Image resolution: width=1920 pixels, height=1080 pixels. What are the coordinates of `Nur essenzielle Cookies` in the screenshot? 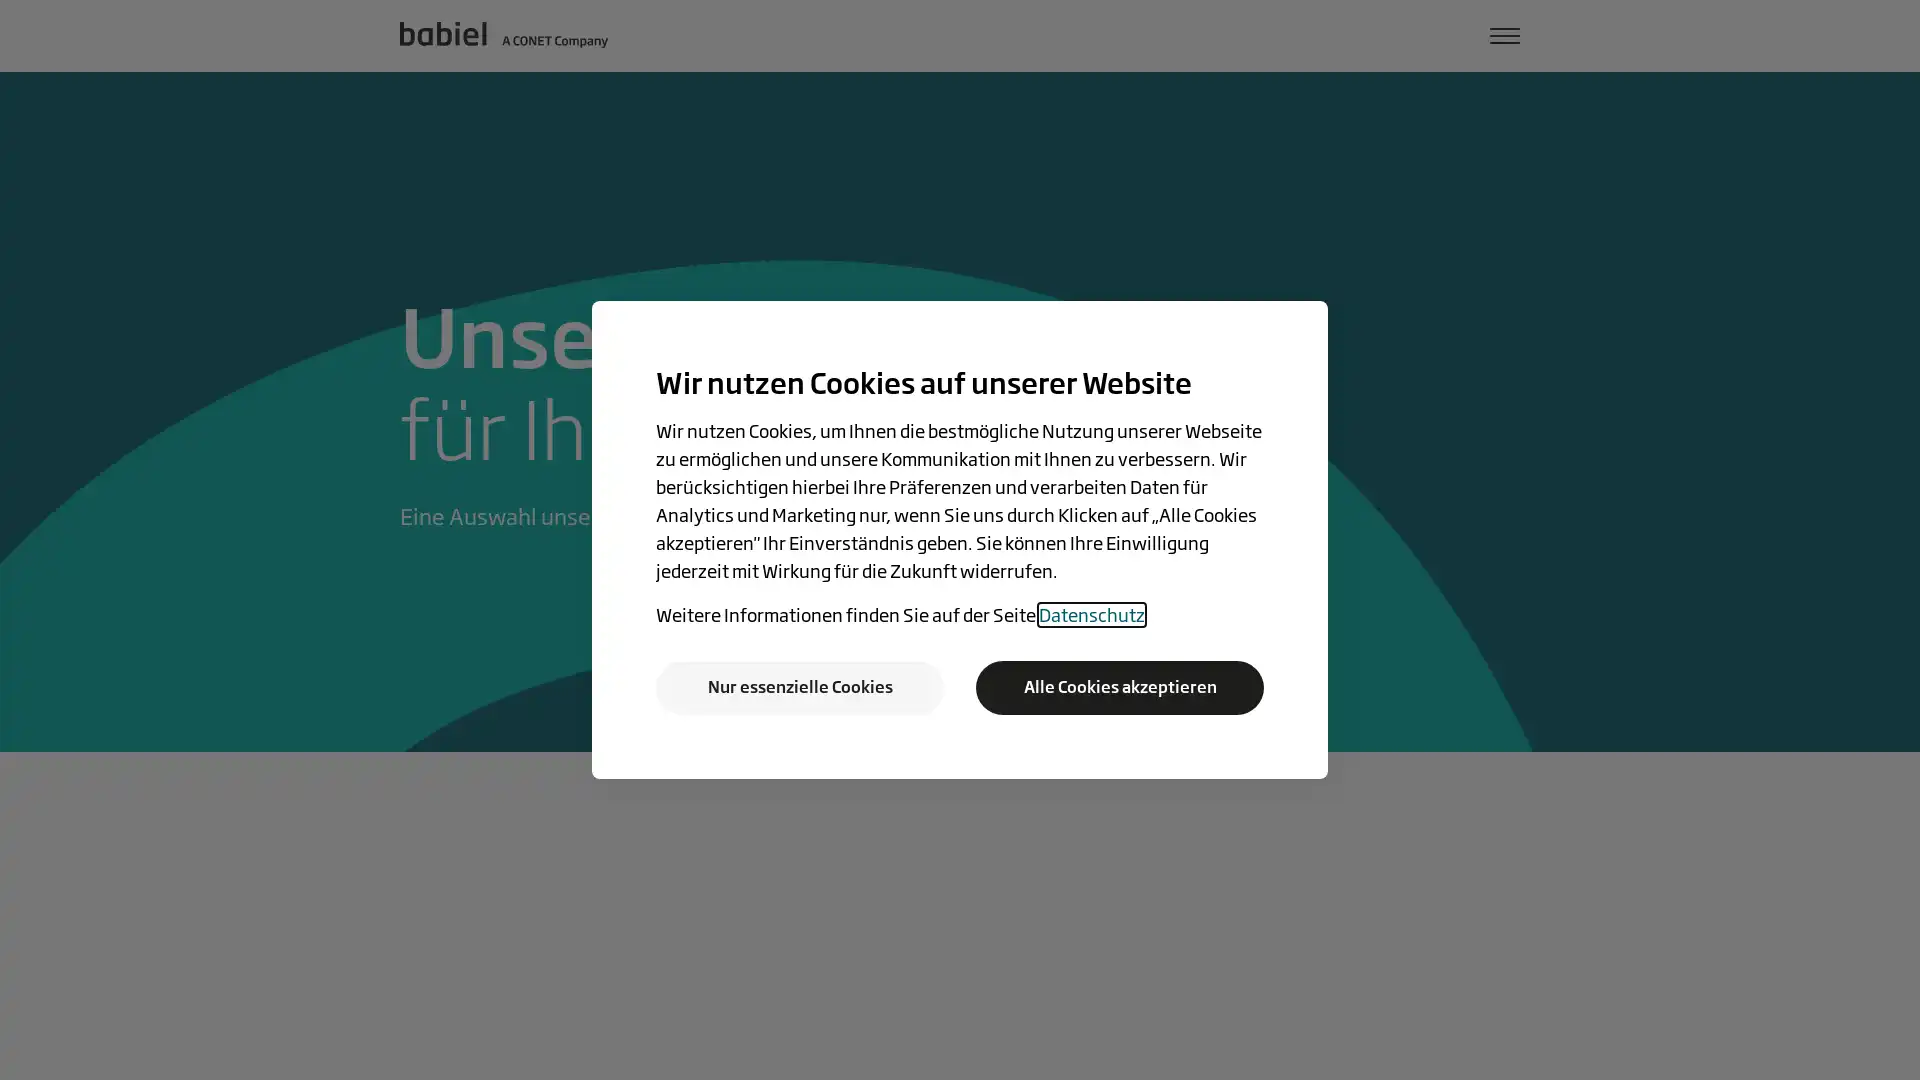 It's located at (800, 686).